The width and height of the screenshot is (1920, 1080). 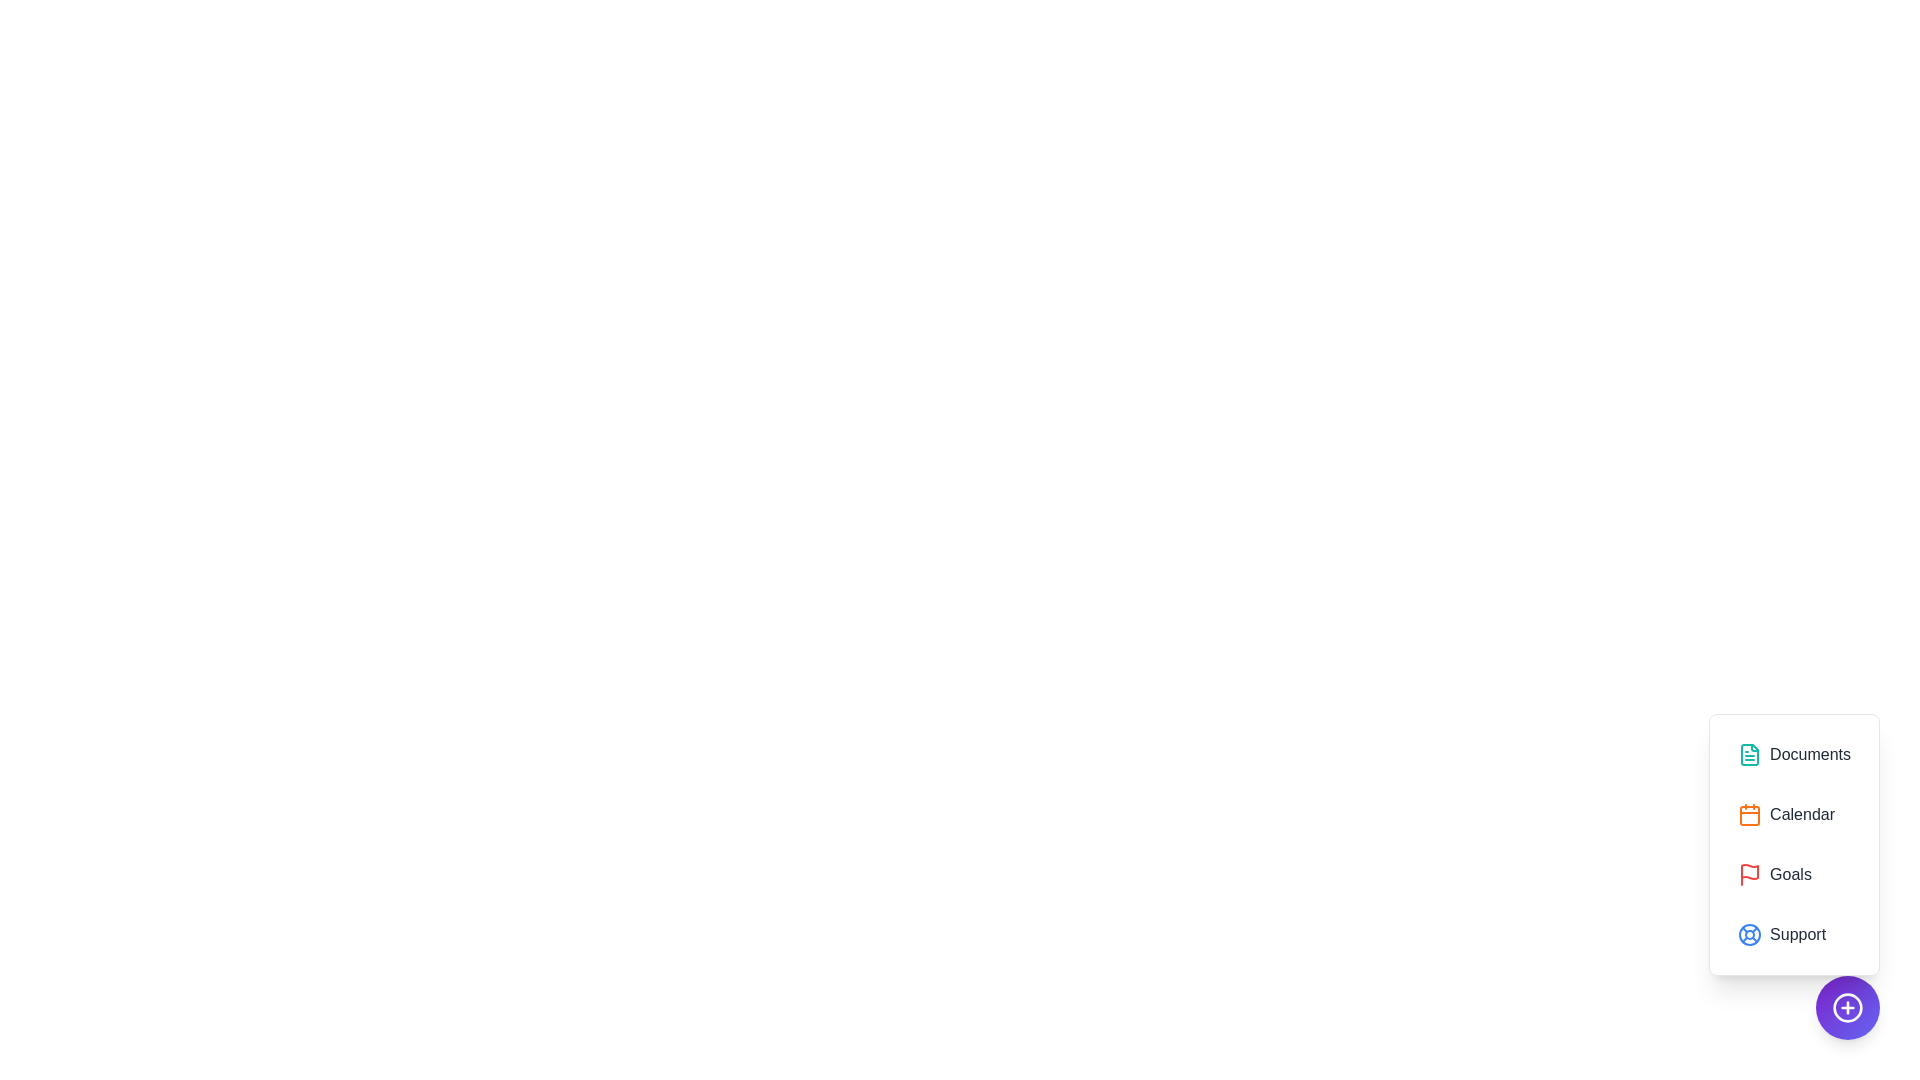 What do you see at coordinates (1794, 934) in the screenshot?
I see `the Support icon to interact with it` at bounding box center [1794, 934].